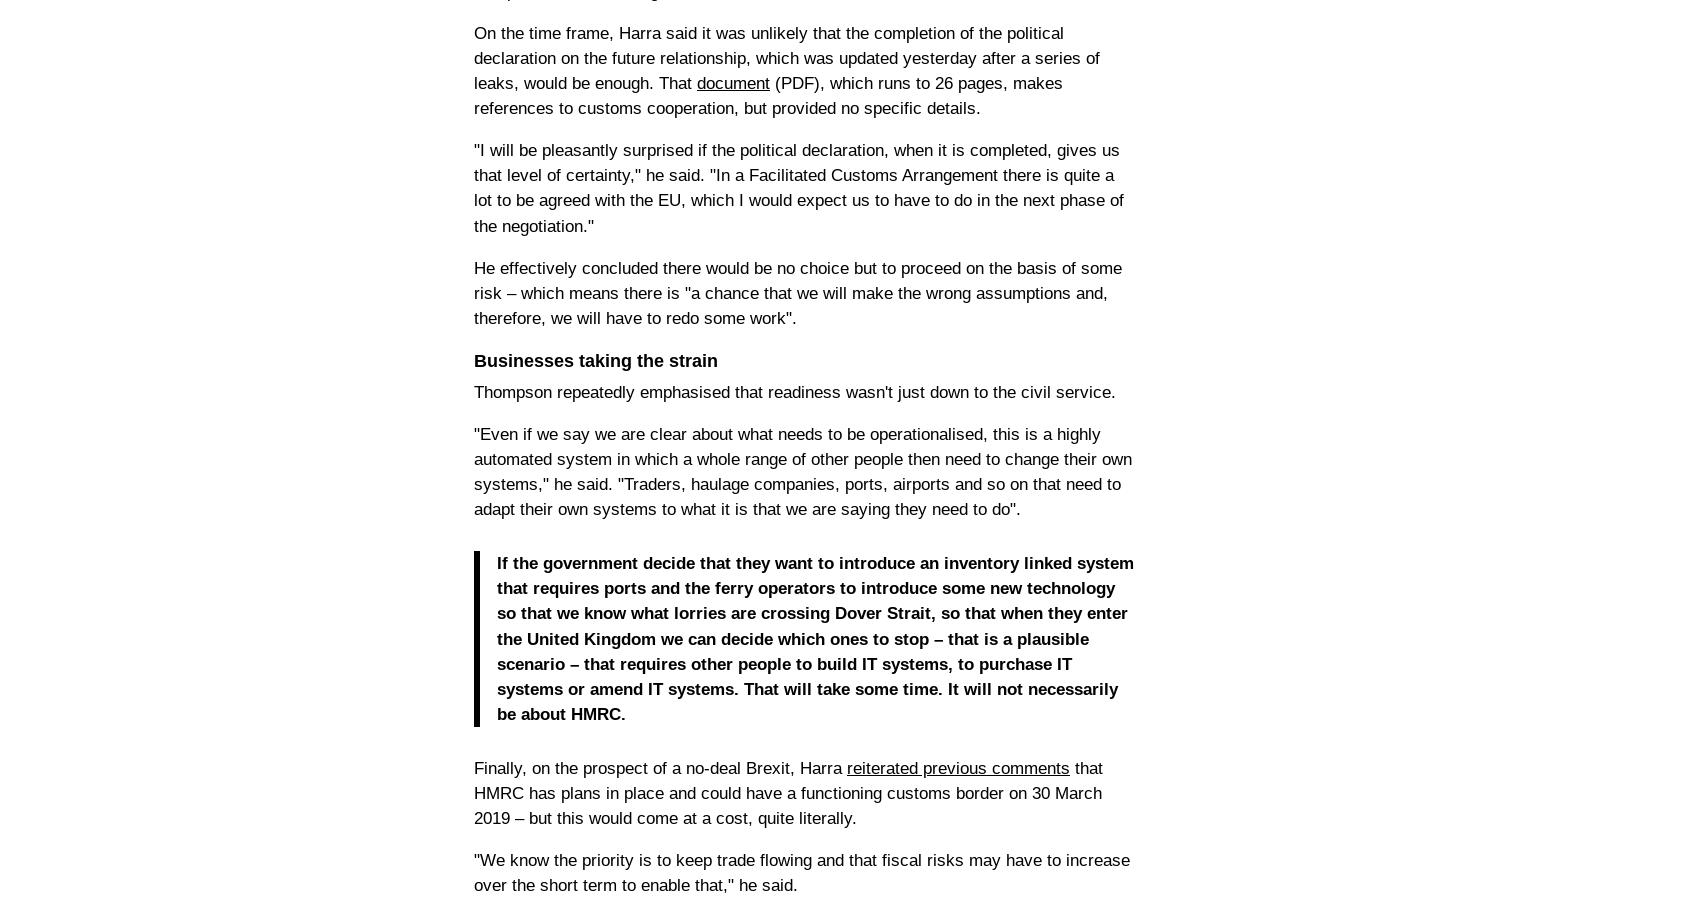 The width and height of the screenshot is (1700, 920). I want to click on 'reiterated previous comments', so click(957, 767).